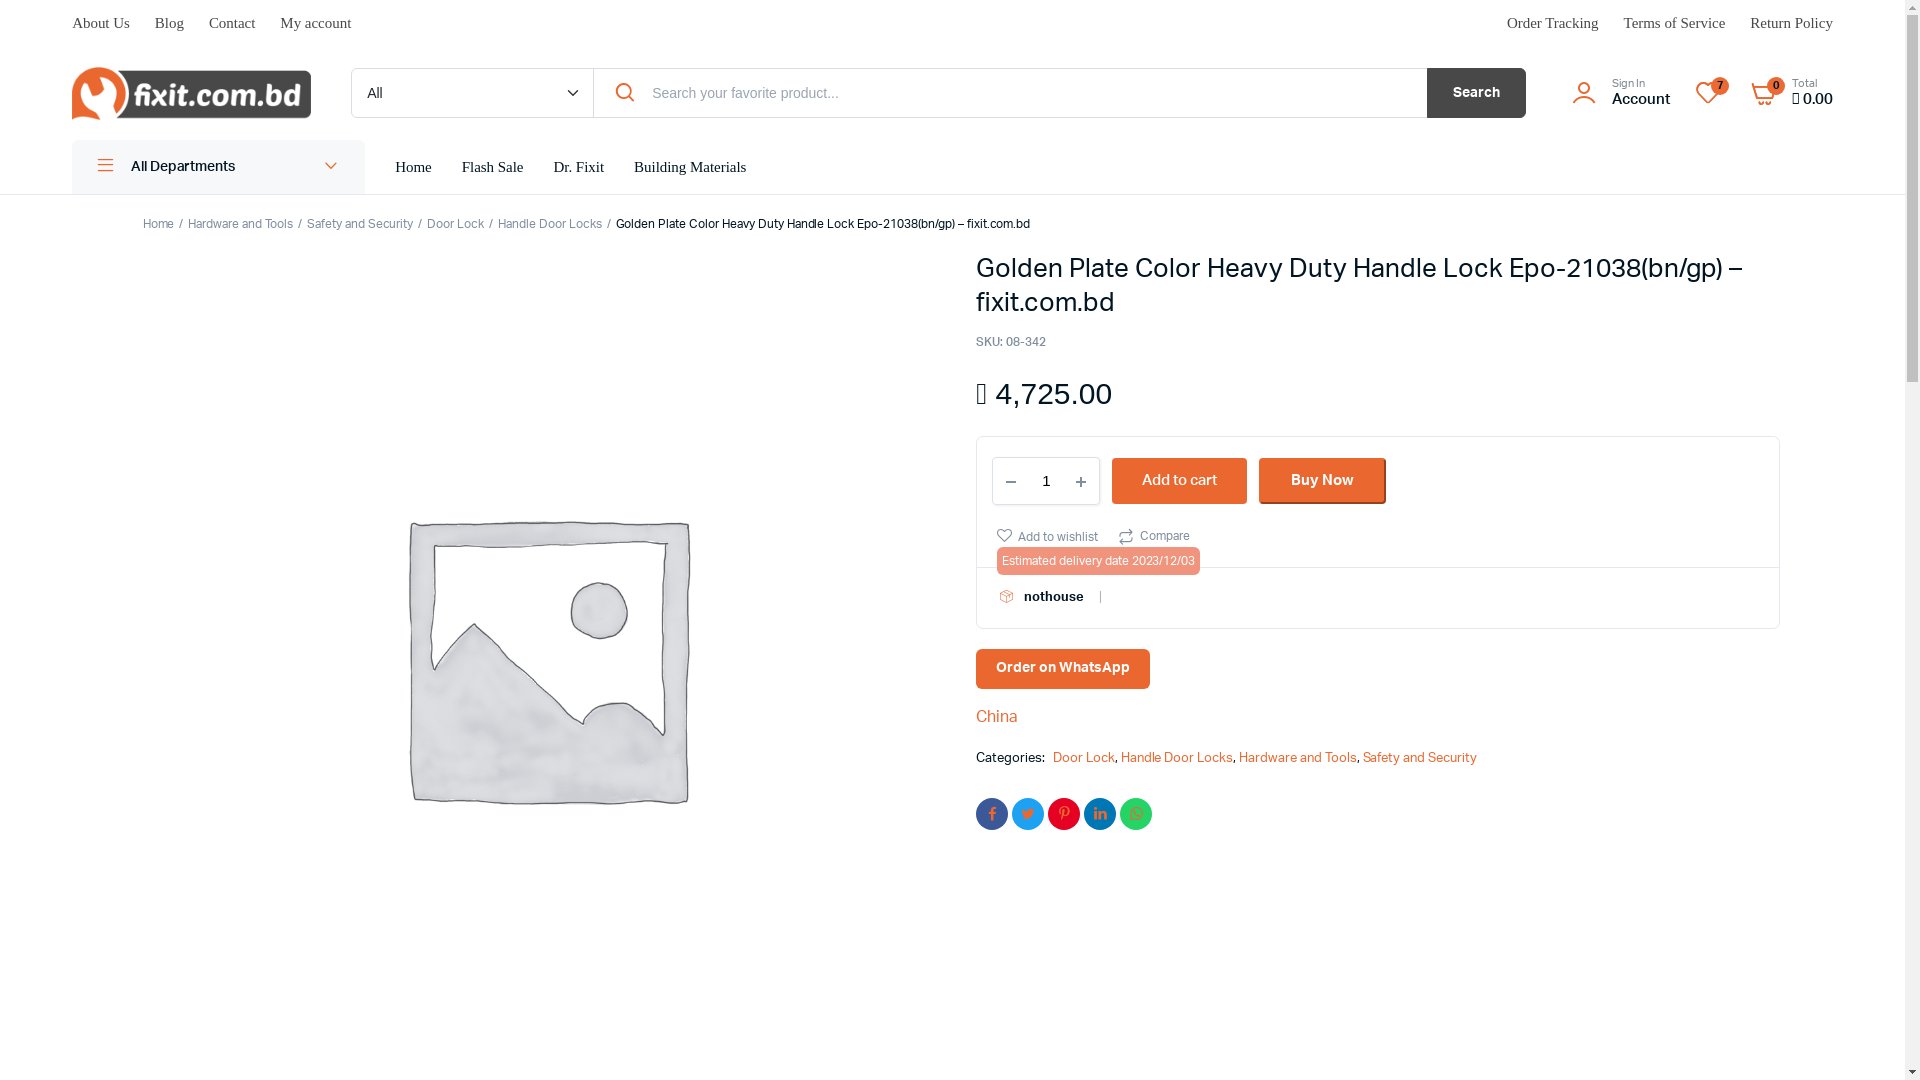 This screenshot has width=1920, height=1080. What do you see at coordinates (975, 716) in the screenshot?
I see `'China'` at bounding box center [975, 716].